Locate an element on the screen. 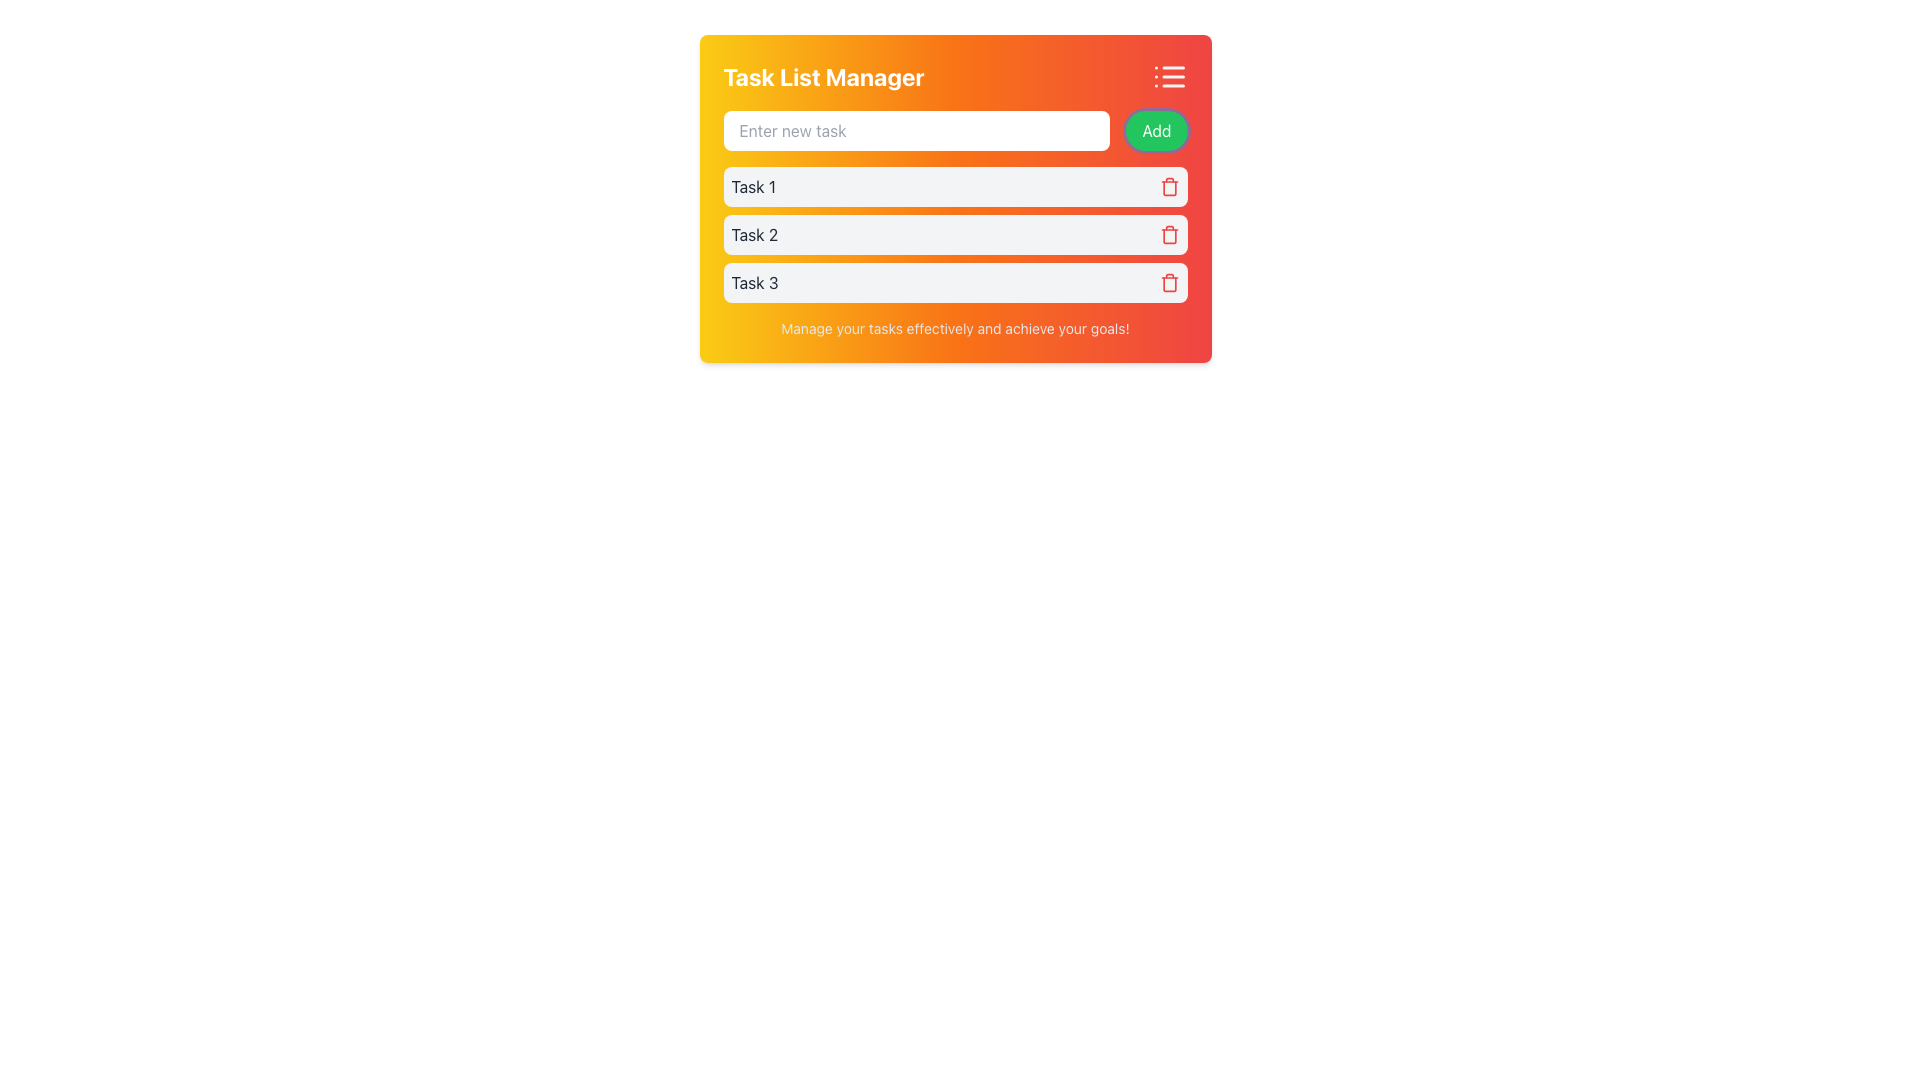  the third task item in the 'Task List Manager' is located at coordinates (954, 282).